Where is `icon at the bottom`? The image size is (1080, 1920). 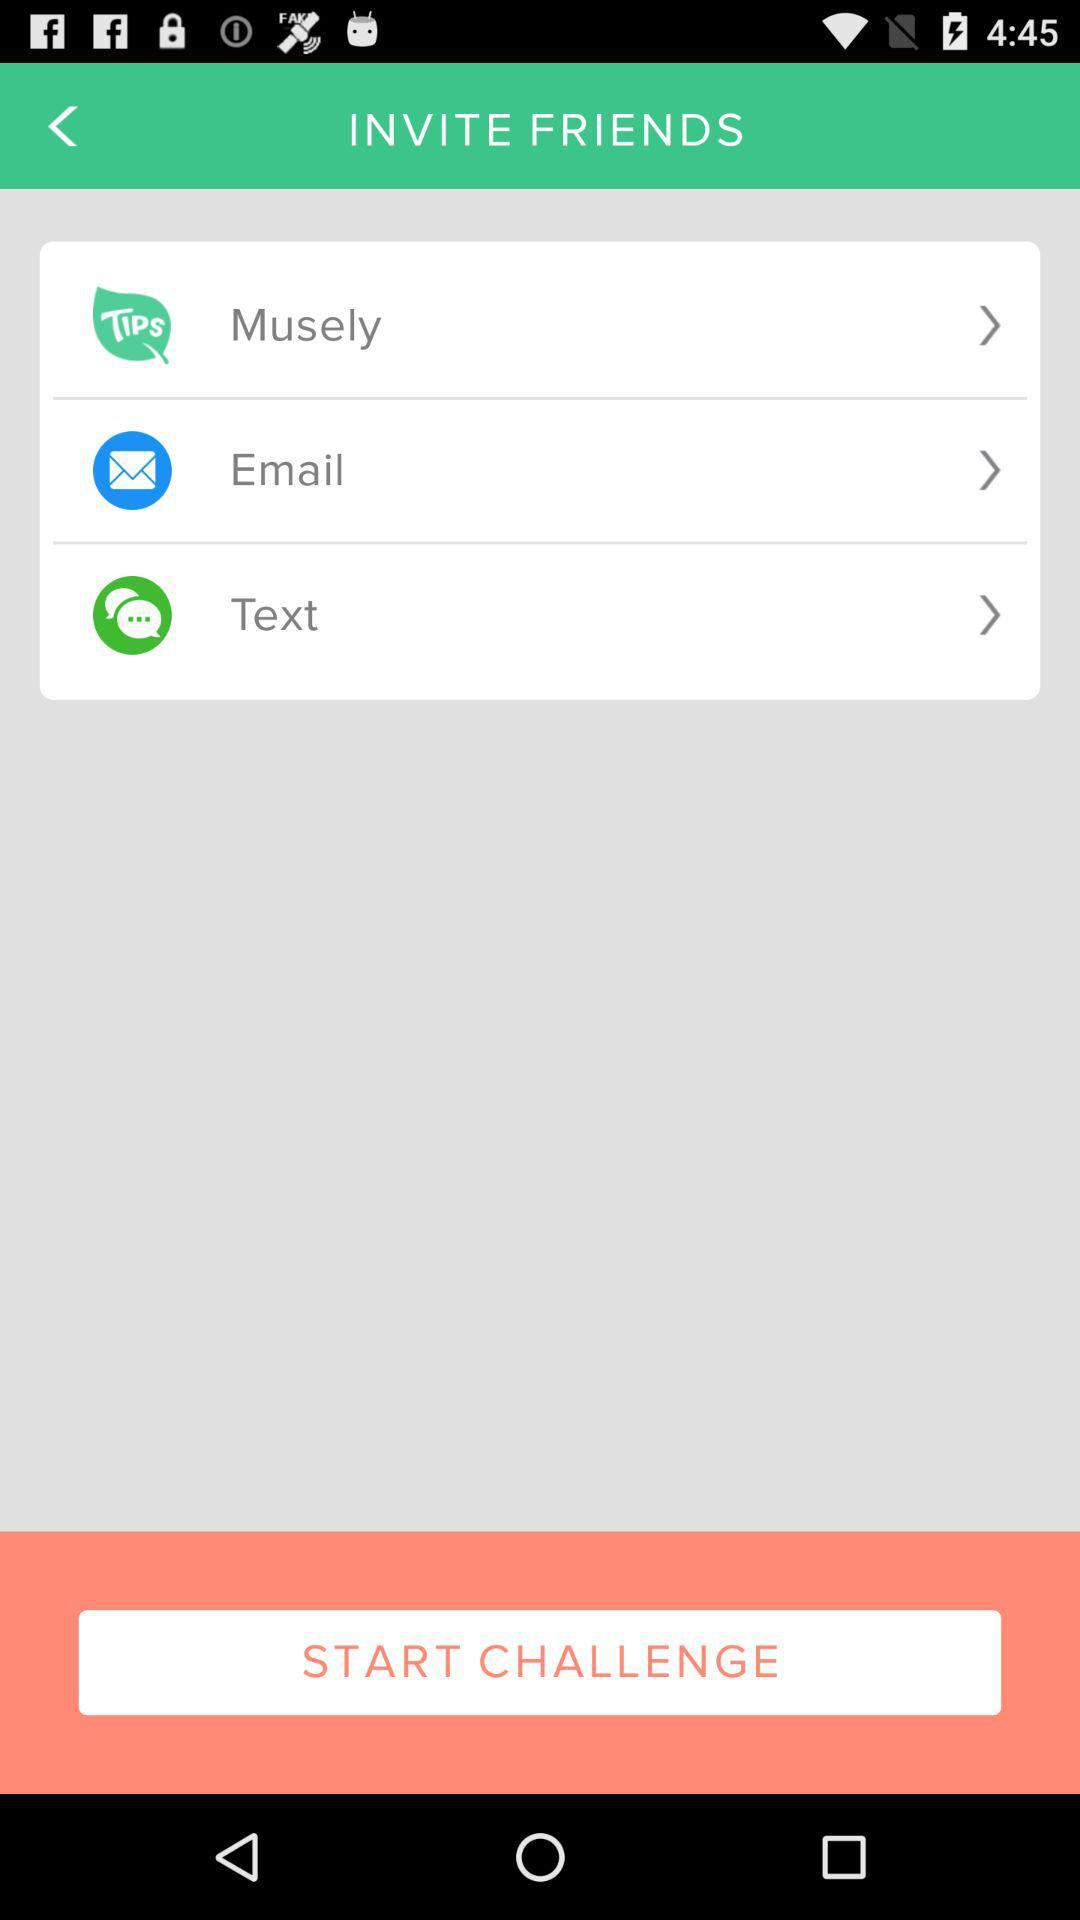 icon at the bottom is located at coordinates (540, 1662).